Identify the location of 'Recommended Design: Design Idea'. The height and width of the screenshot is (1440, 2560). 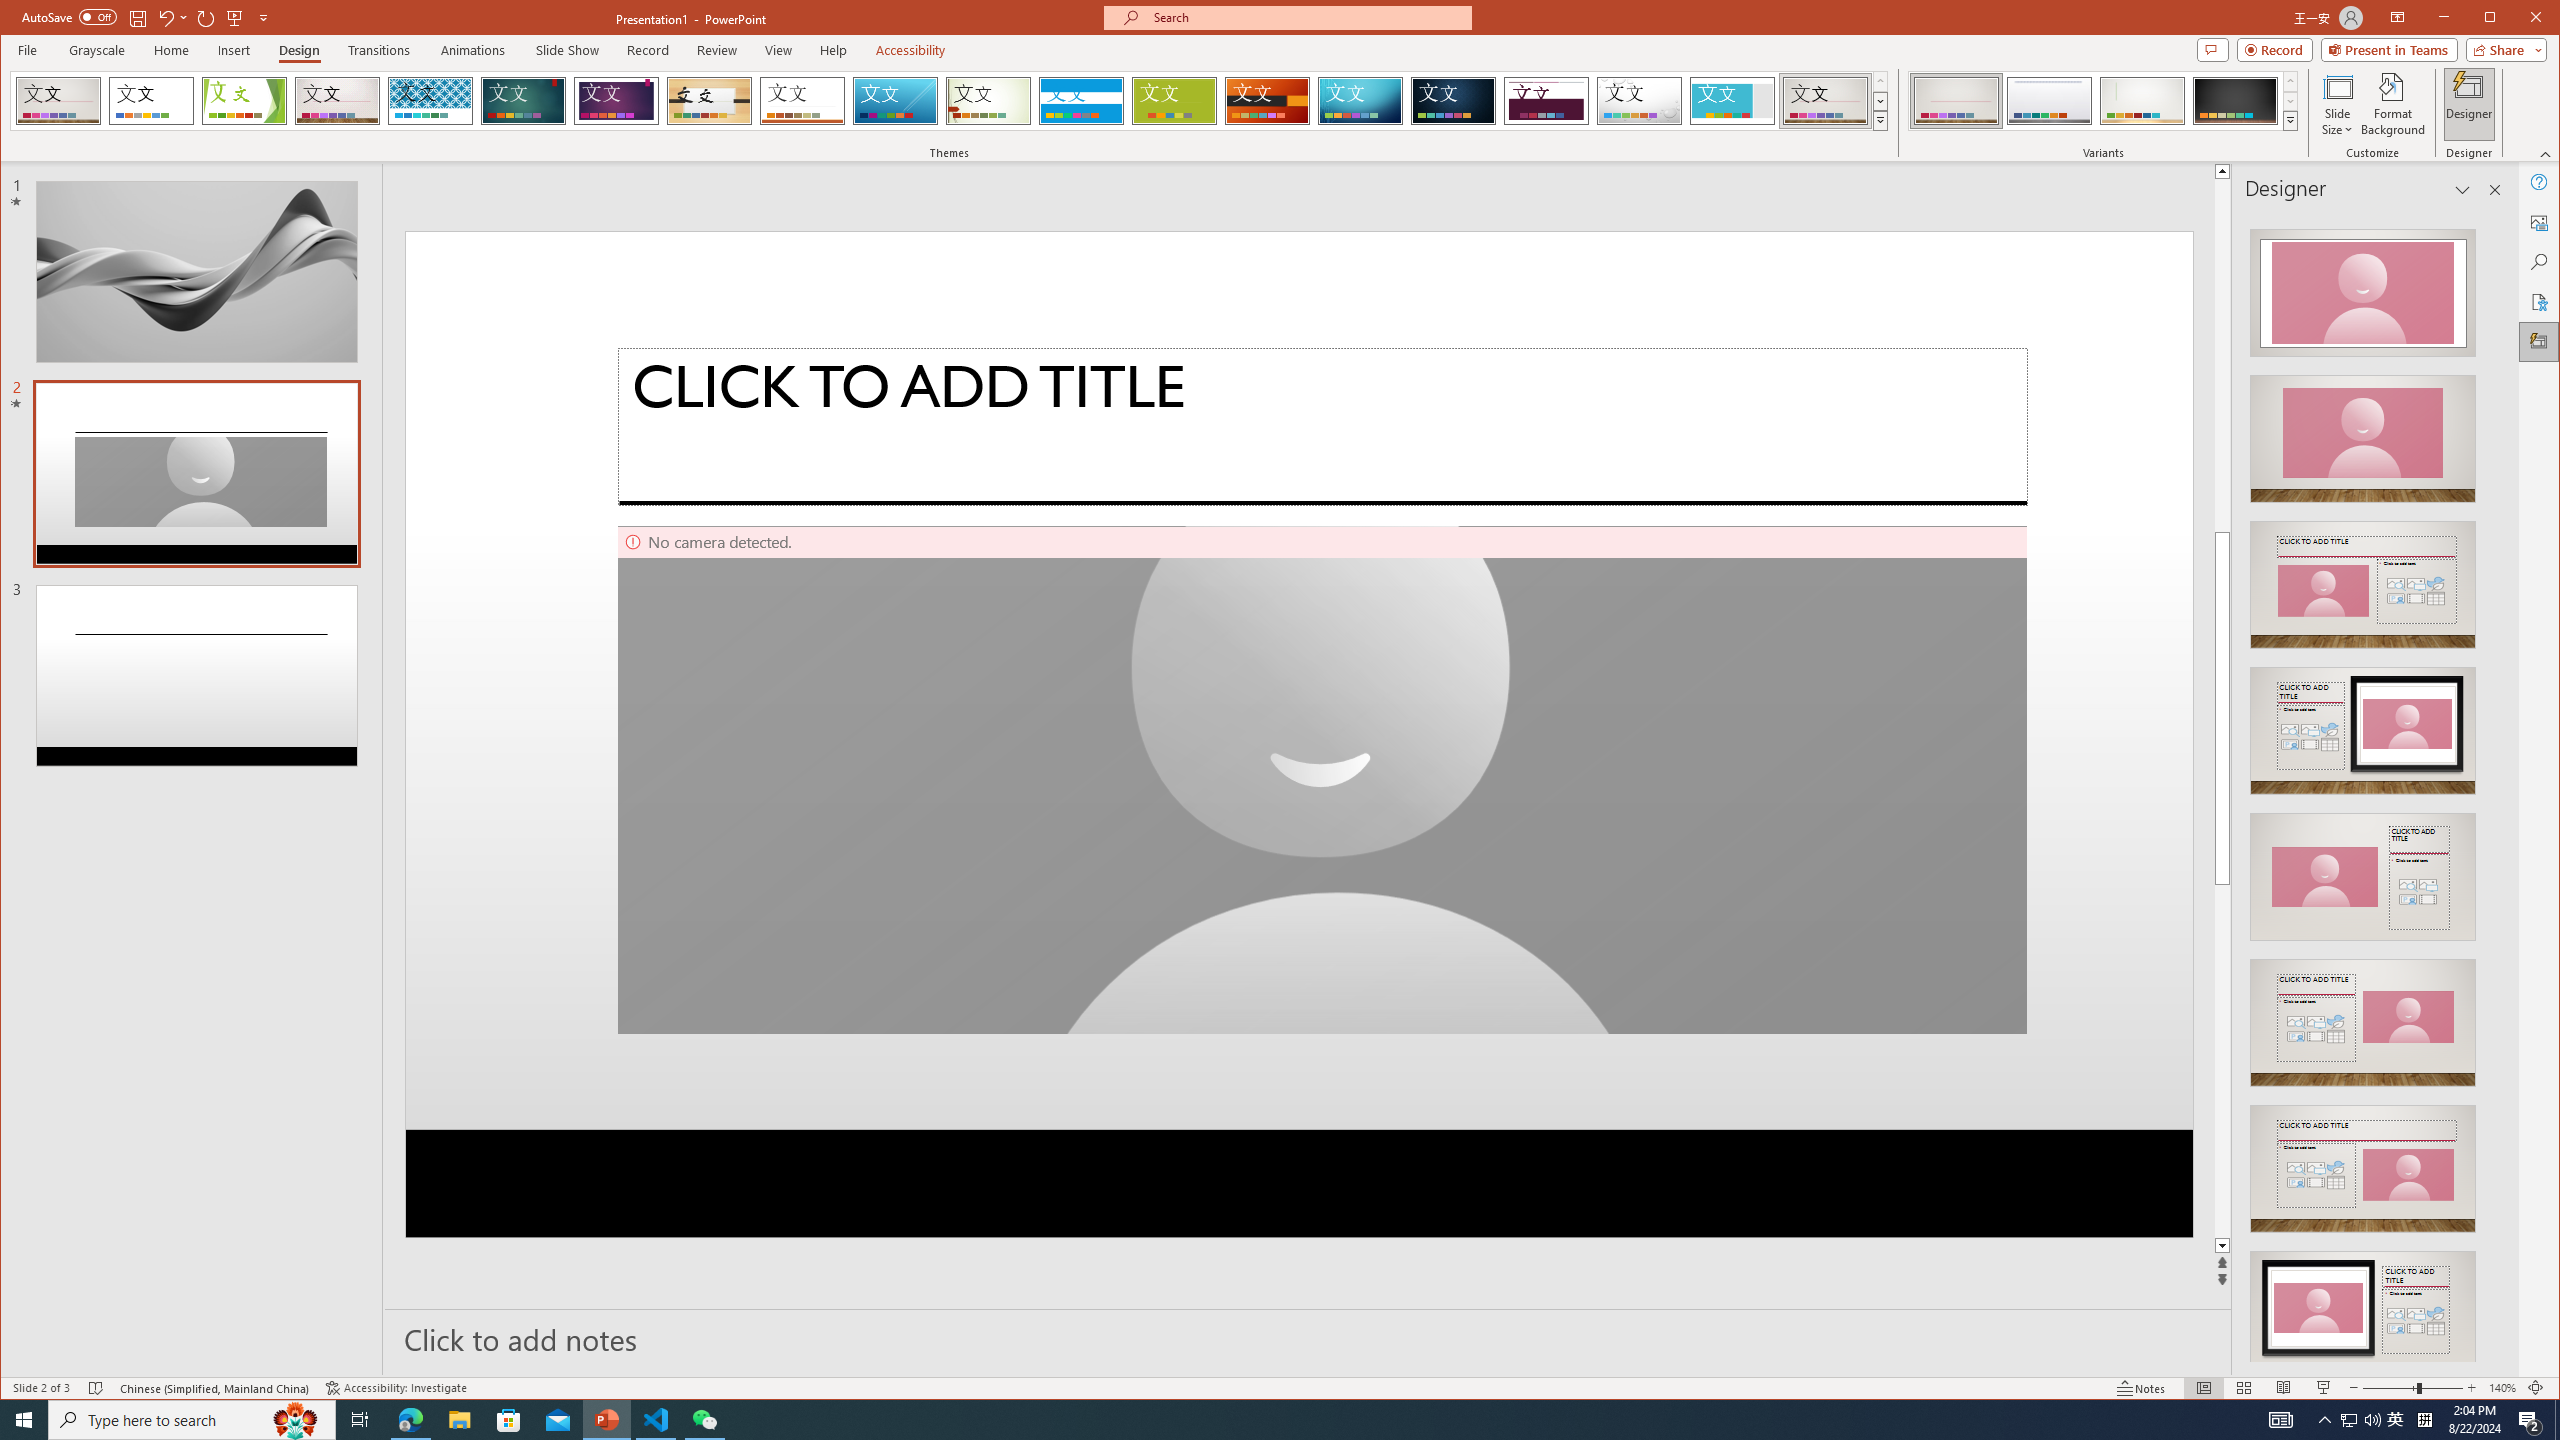
(2361, 287).